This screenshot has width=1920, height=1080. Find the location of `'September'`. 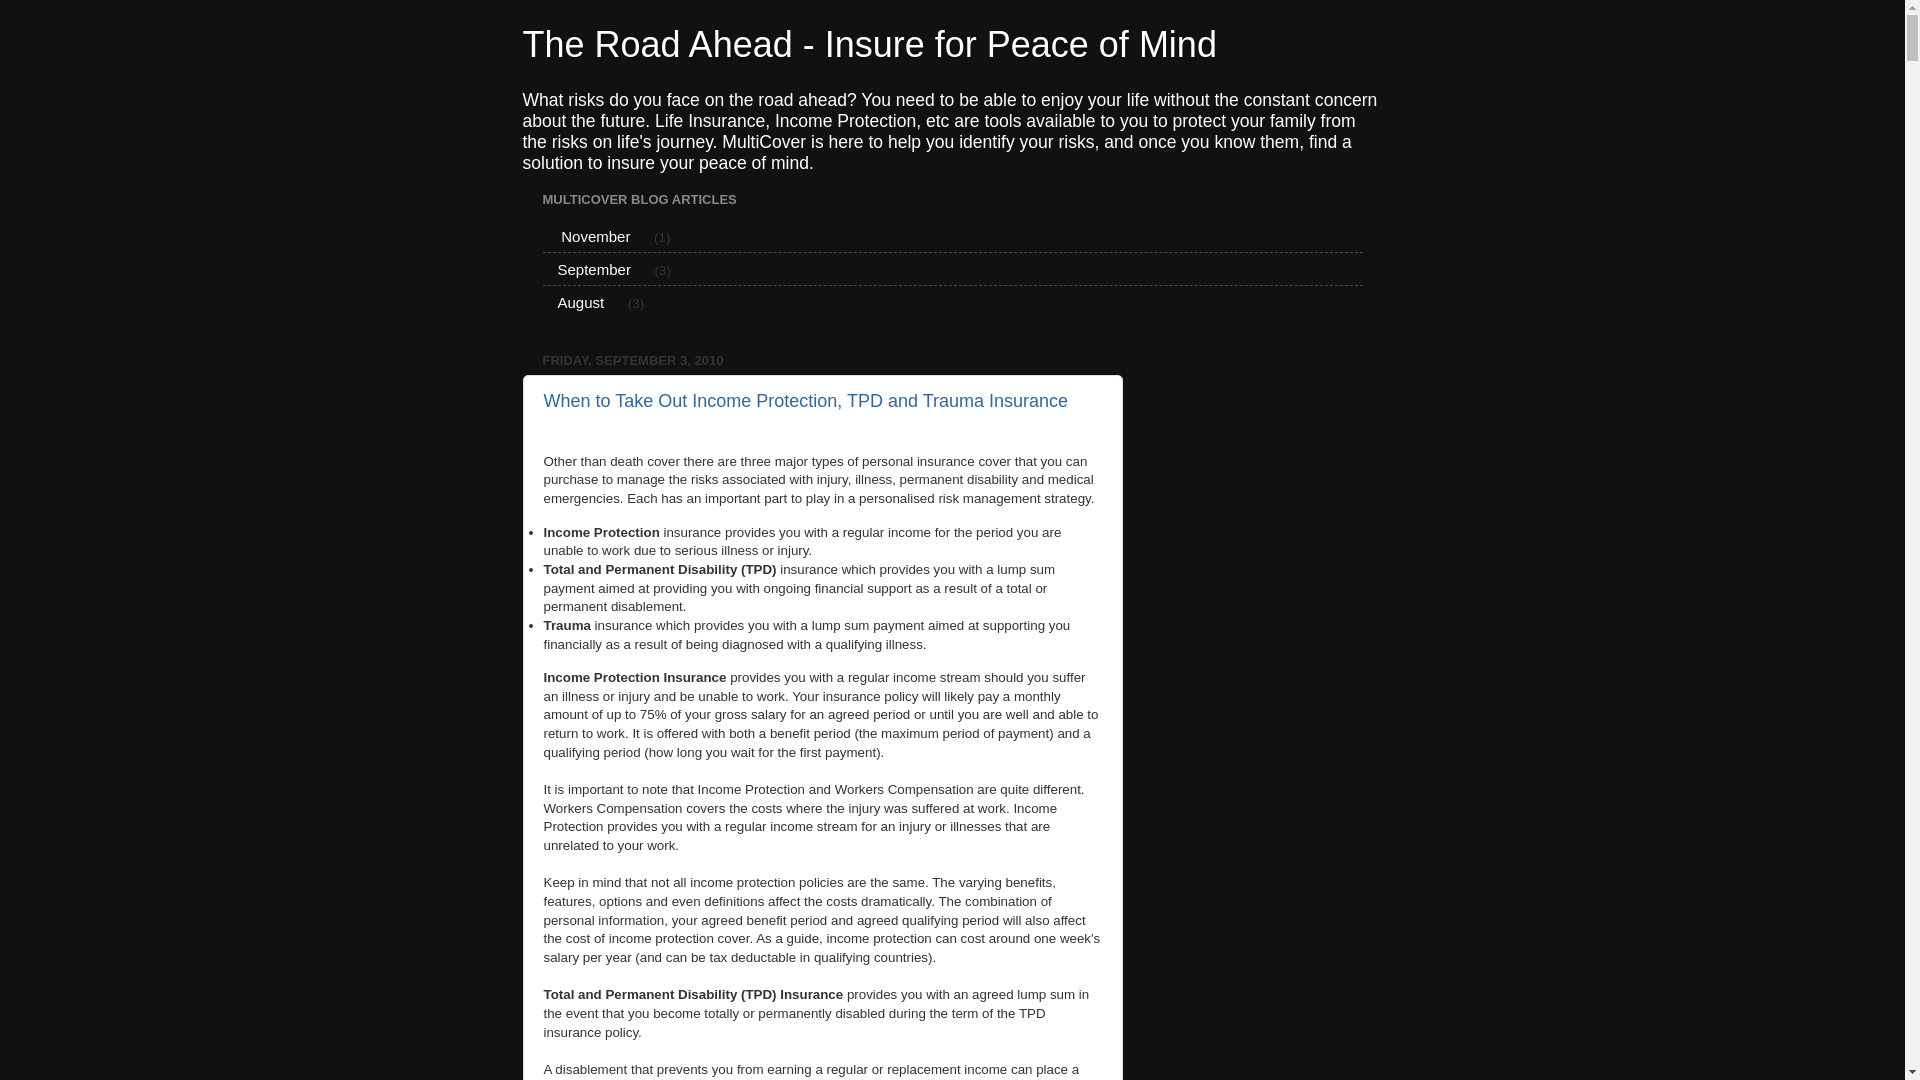

'September' is located at coordinates (542, 268).